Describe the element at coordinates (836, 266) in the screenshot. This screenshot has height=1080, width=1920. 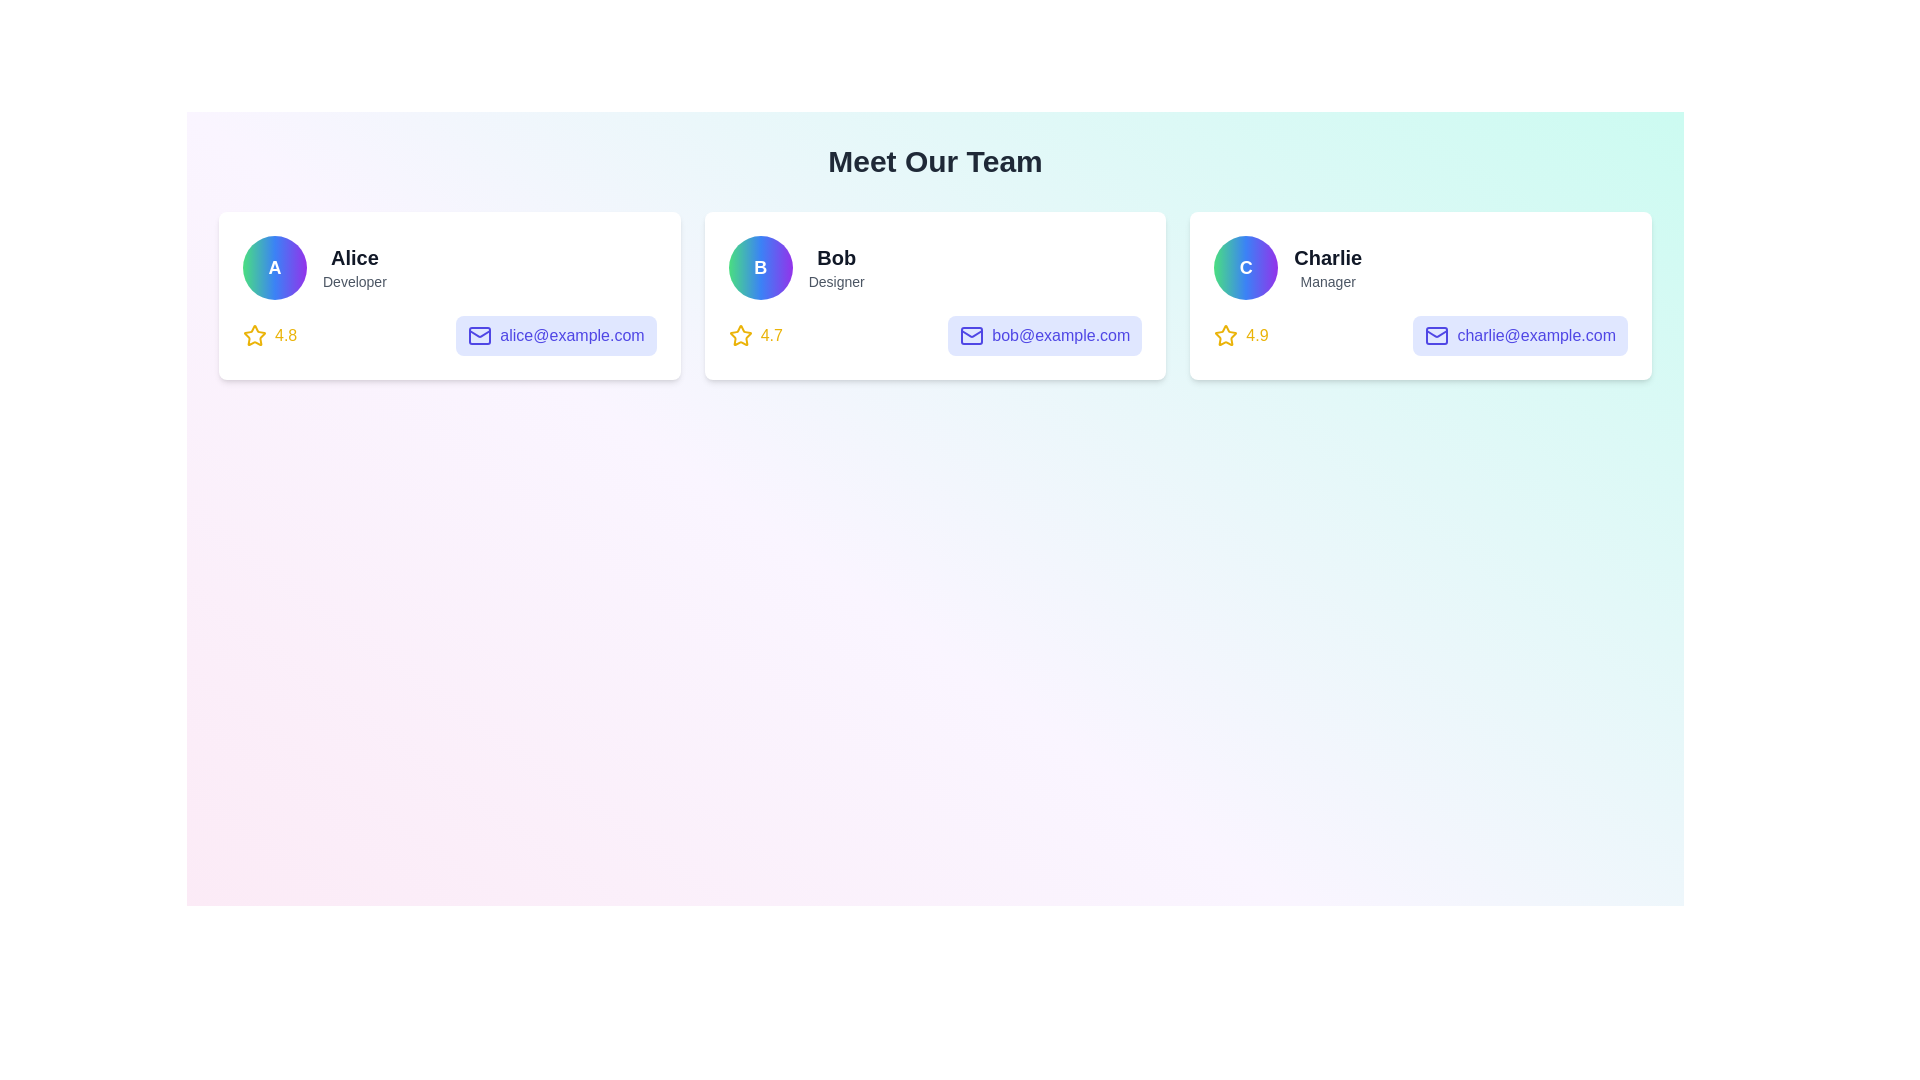
I see `the text block displaying the name 'Bob' and title 'Designer', which is centered vertically and aligned to the right of a circular avatar within the middle card of a three-card layout` at that location.